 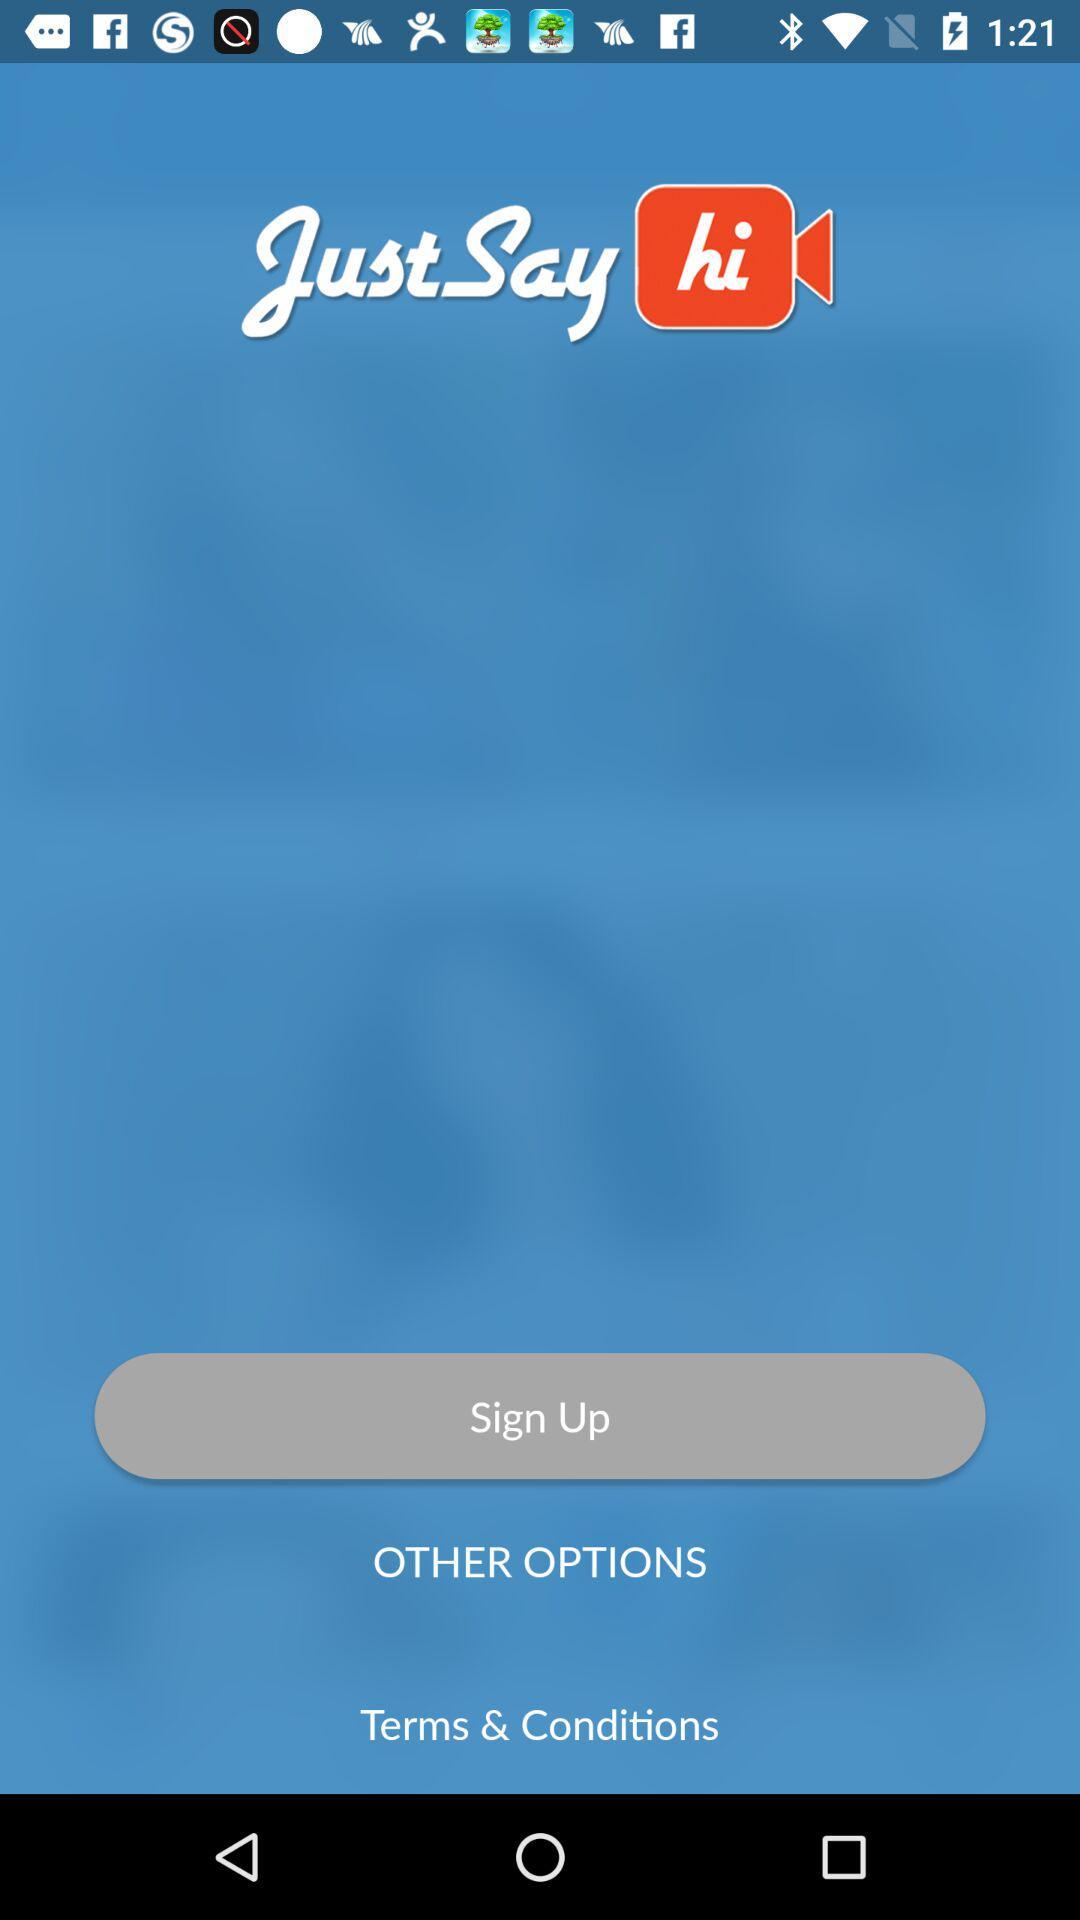 I want to click on sign up, so click(x=540, y=1415).